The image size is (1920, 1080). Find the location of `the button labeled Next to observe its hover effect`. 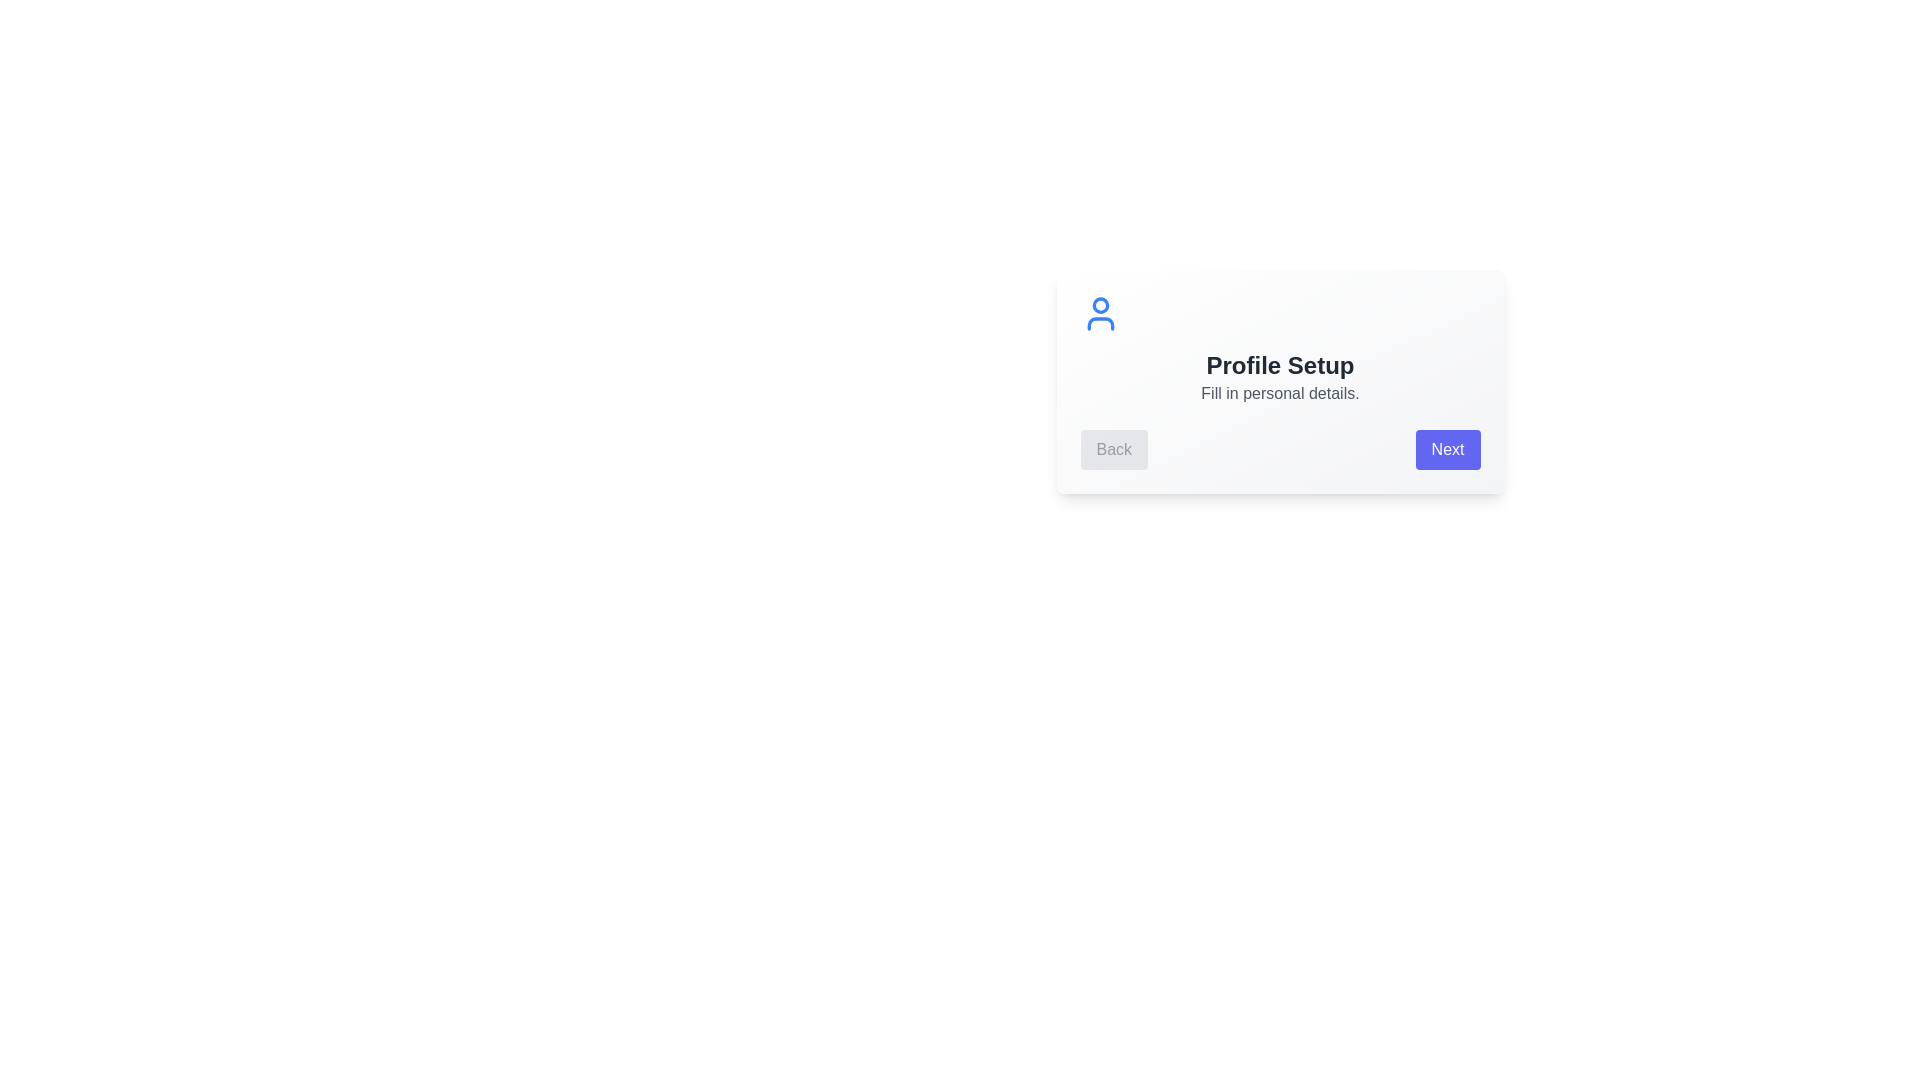

the button labeled Next to observe its hover effect is located at coordinates (1448, 450).